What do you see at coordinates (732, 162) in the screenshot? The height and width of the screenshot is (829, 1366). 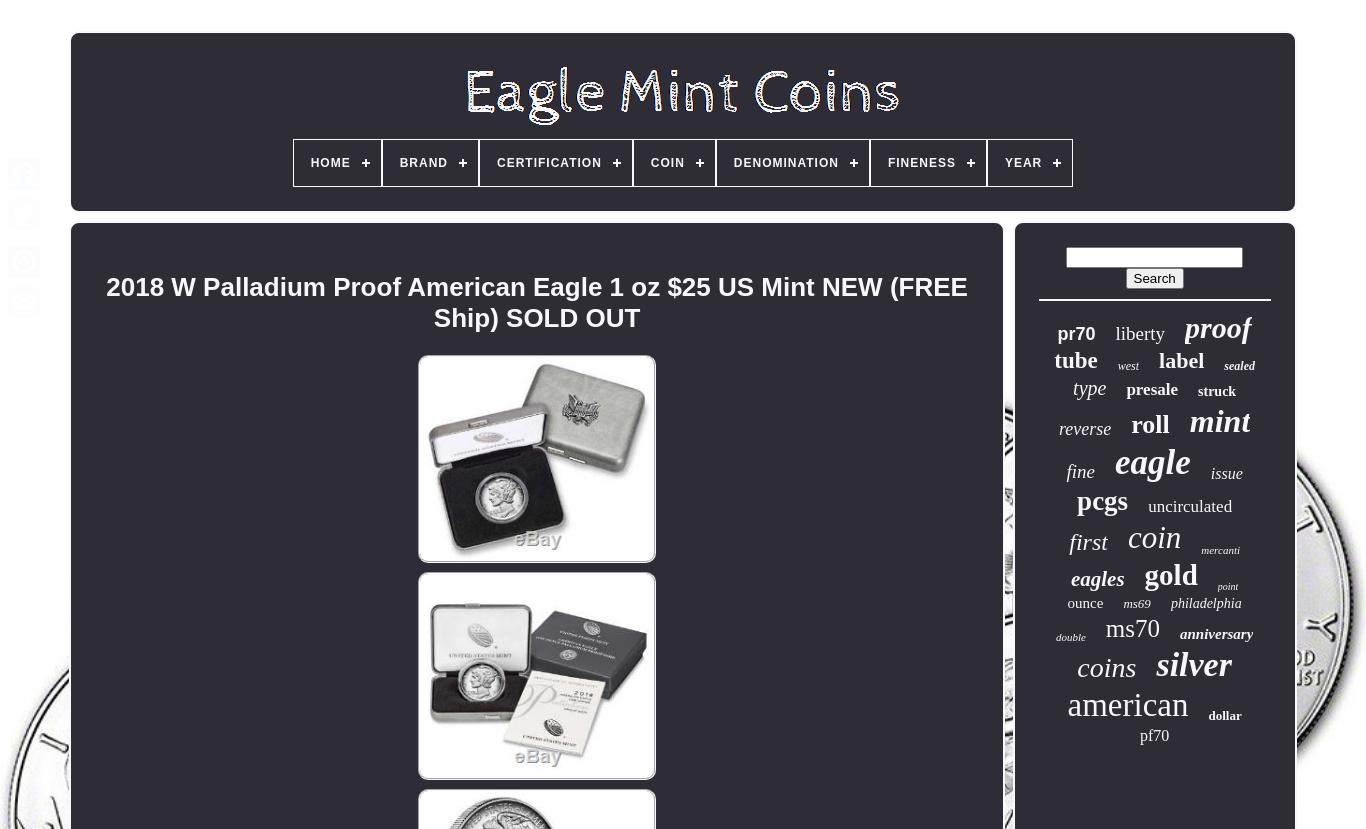 I see `'Denomination'` at bounding box center [732, 162].